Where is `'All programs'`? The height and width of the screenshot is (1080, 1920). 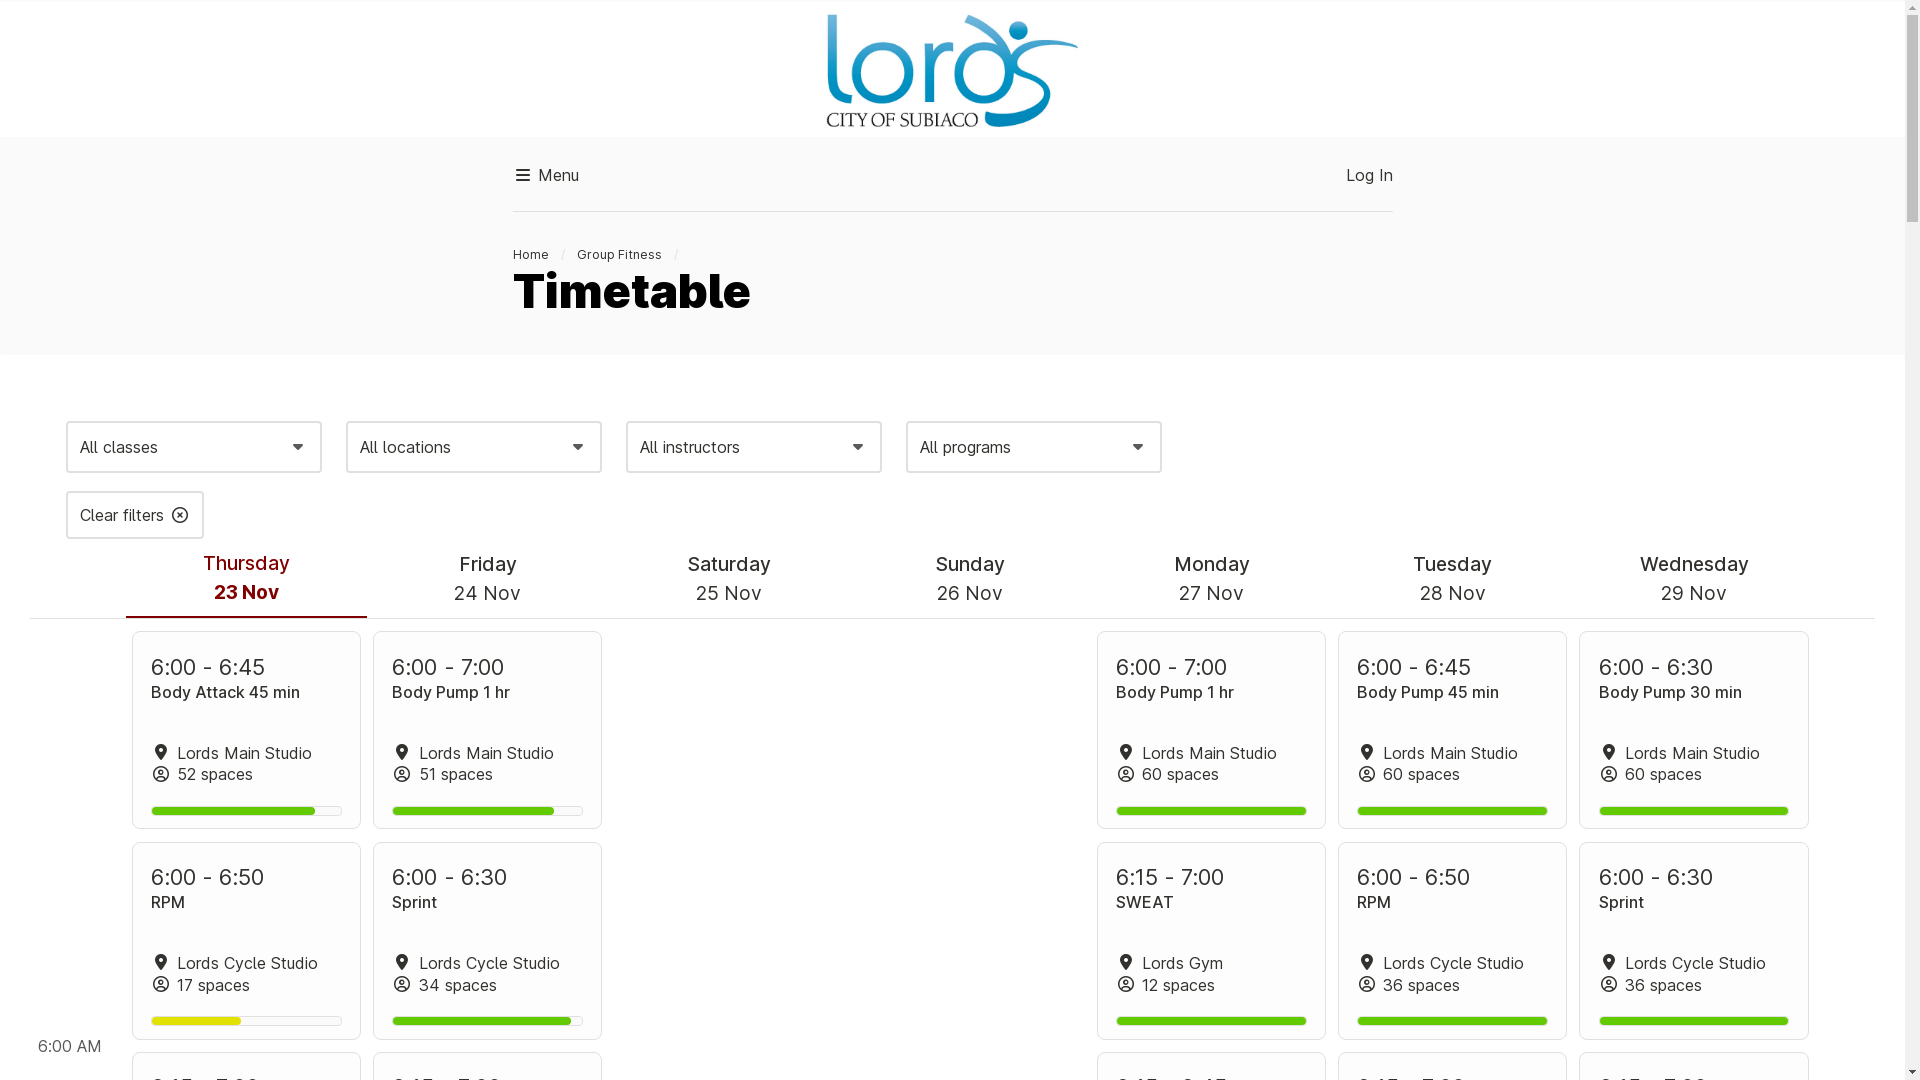 'All programs' is located at coordinates (1033, 446).